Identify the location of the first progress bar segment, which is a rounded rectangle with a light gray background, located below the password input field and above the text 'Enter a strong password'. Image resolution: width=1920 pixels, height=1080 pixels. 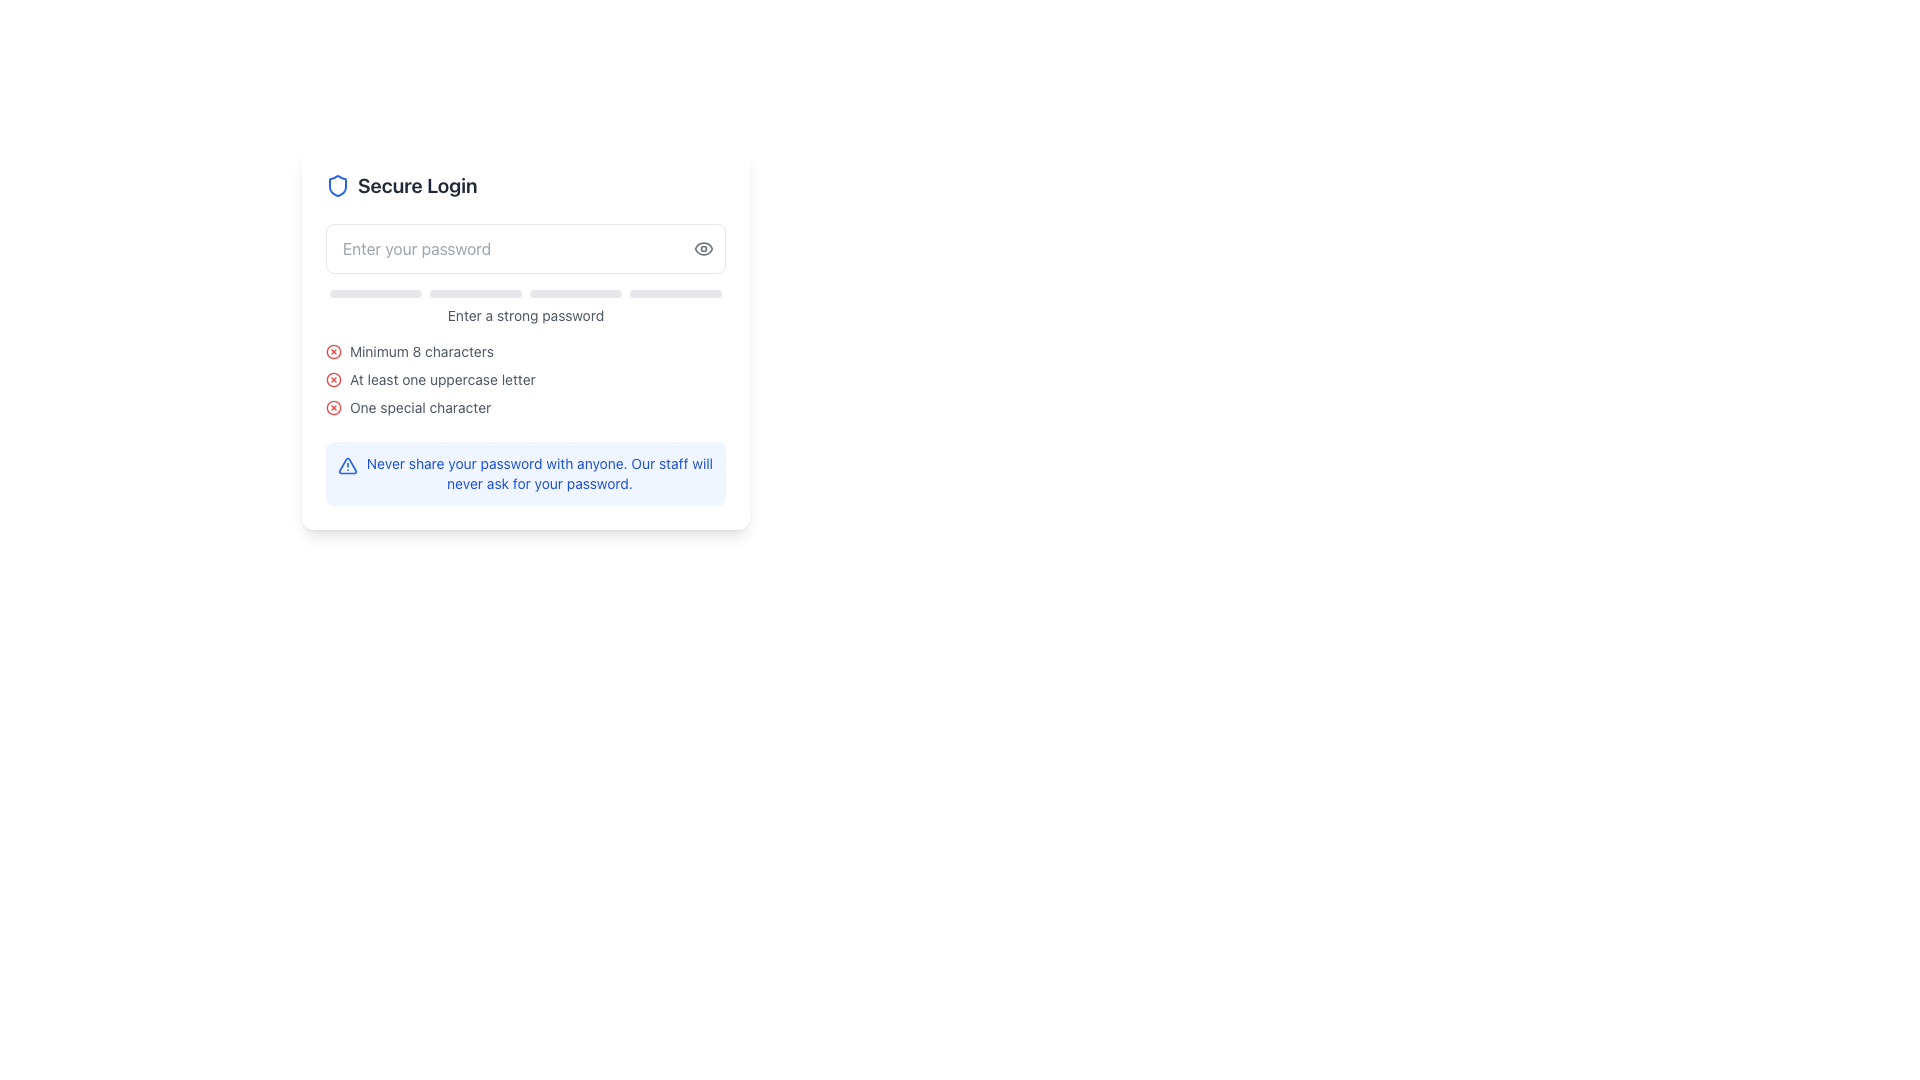
(375, 293).